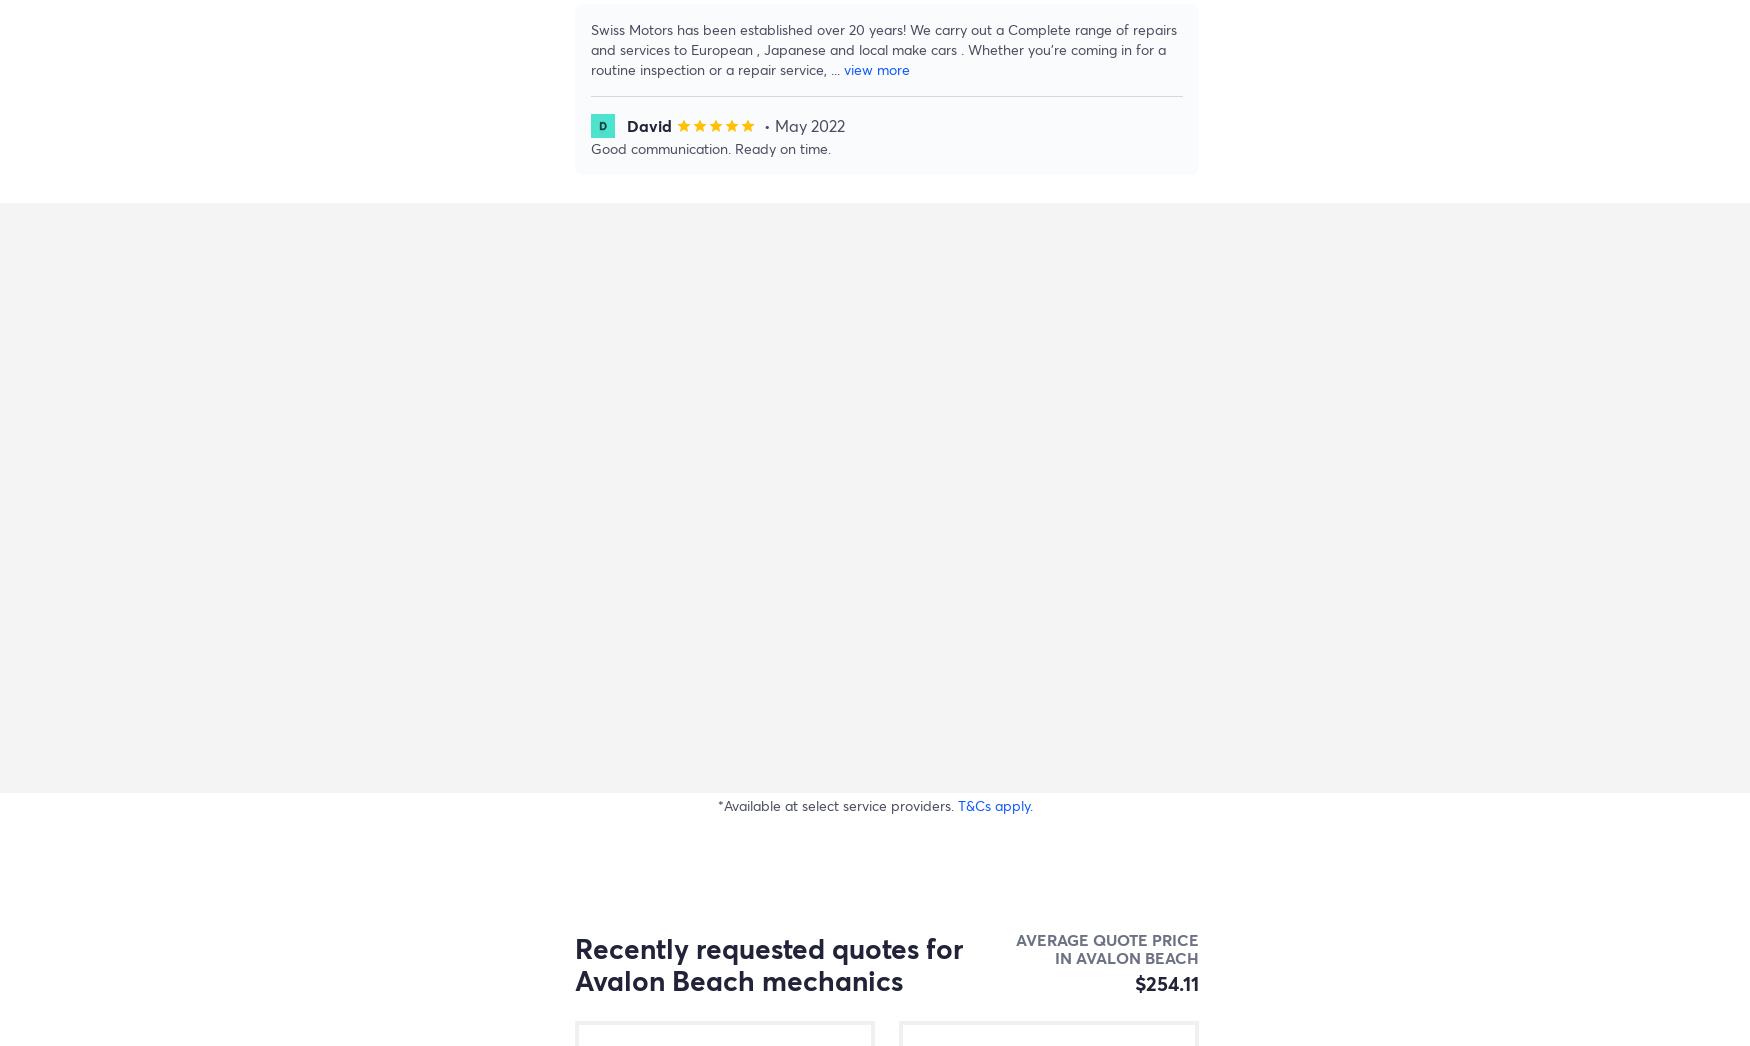 The width and height of the screenshot is (1750, 1046). What do you see at coordinates (1166, 982) in the screenshot?
I see `'$254.11'` at bounding box center [1166, 982].